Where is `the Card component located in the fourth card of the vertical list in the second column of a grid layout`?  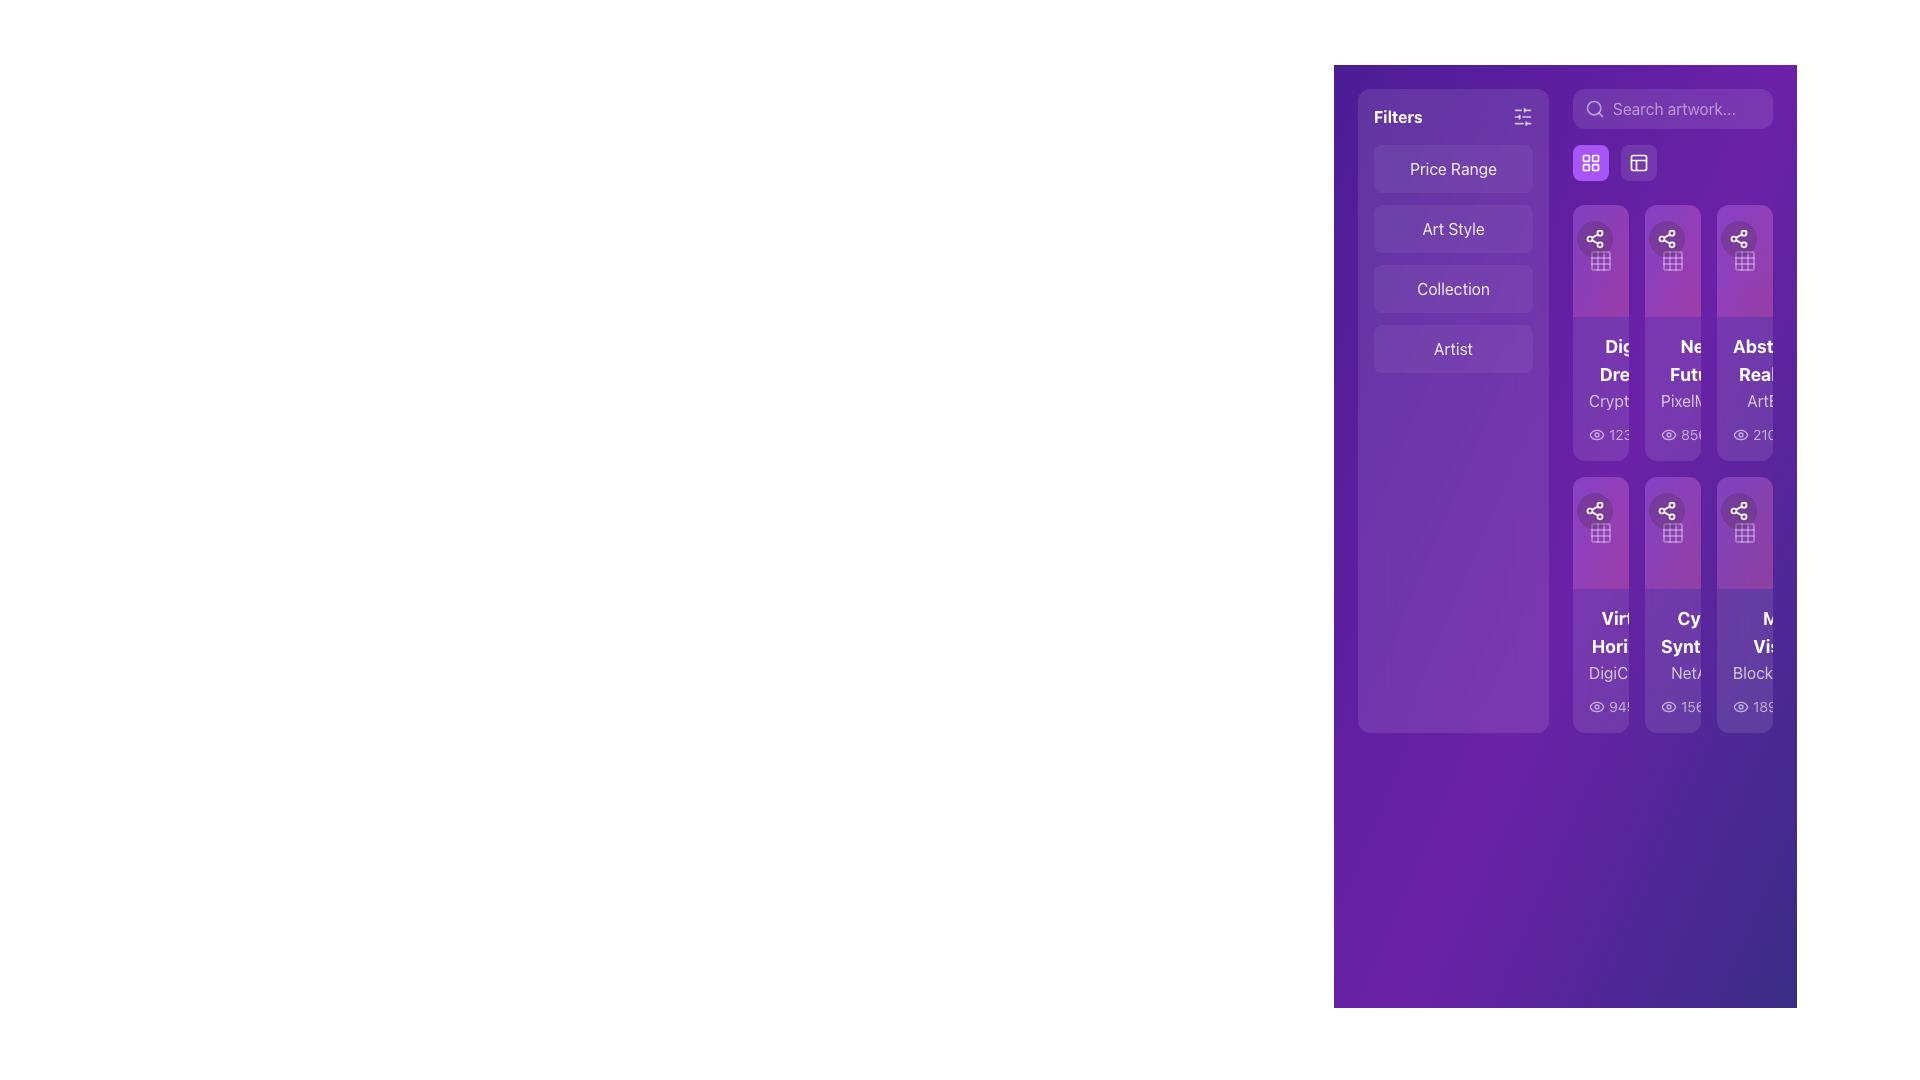
the Card component located in the fourth card of the vertical list in the second column of a grid layout is located at coordinates (1744, 660).